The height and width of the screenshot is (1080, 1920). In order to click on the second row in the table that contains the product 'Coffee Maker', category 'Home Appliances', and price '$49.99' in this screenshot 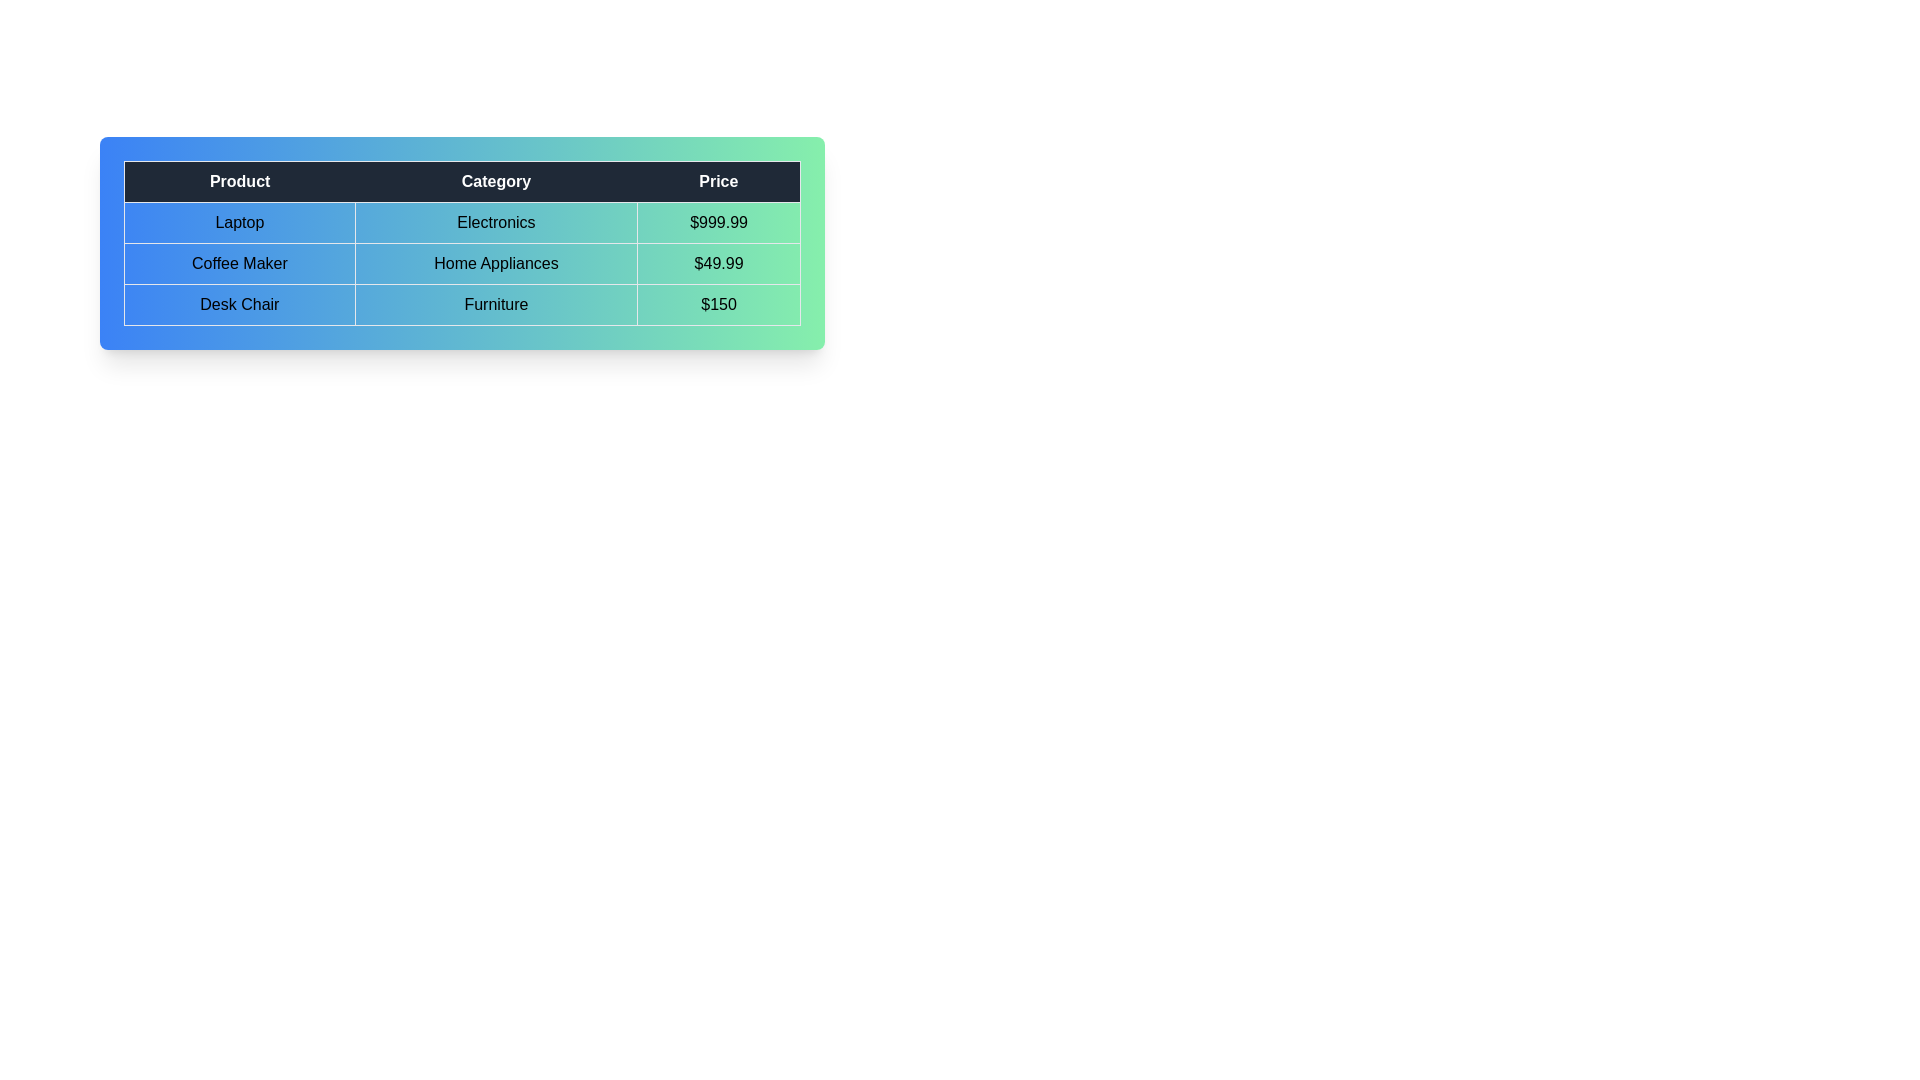, I will do `click(461, 262)`.